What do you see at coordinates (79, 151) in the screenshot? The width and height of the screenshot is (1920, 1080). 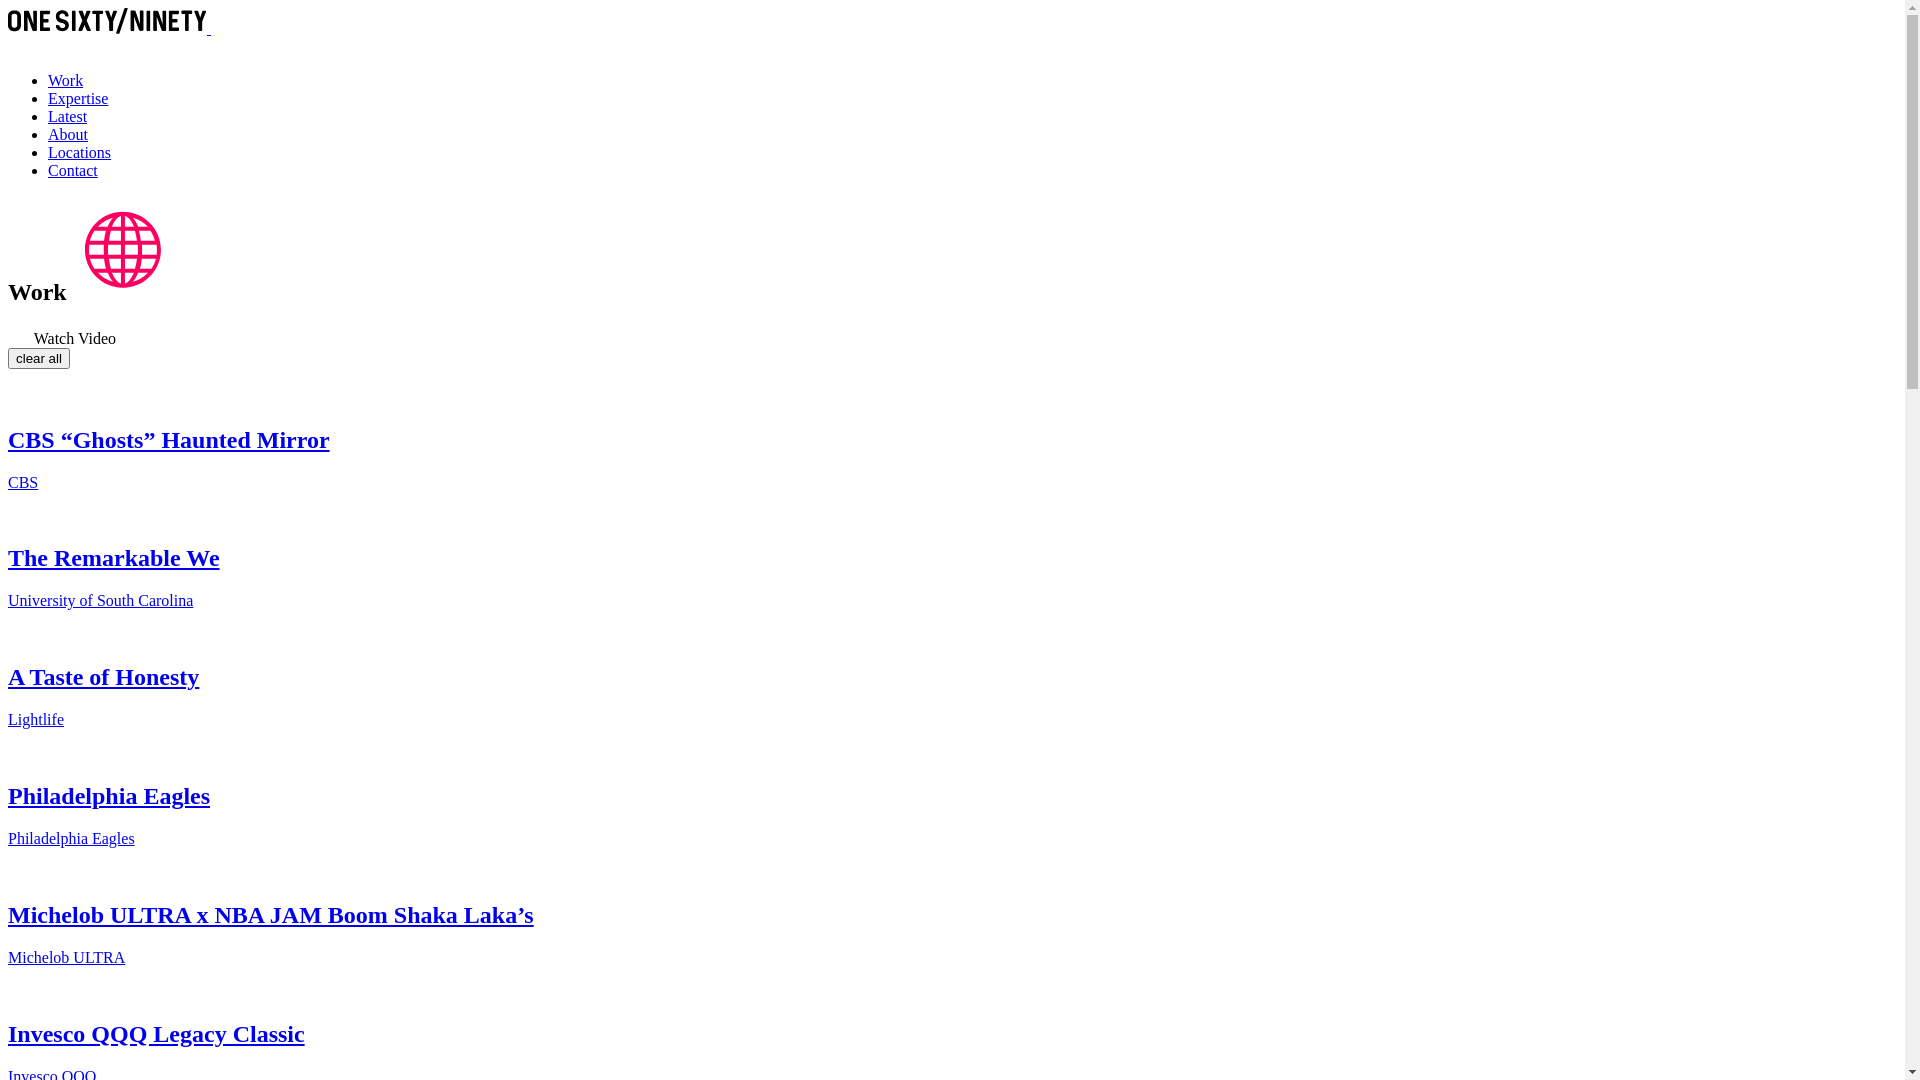 I see `'Locations'` at bounding box center [79, 151].